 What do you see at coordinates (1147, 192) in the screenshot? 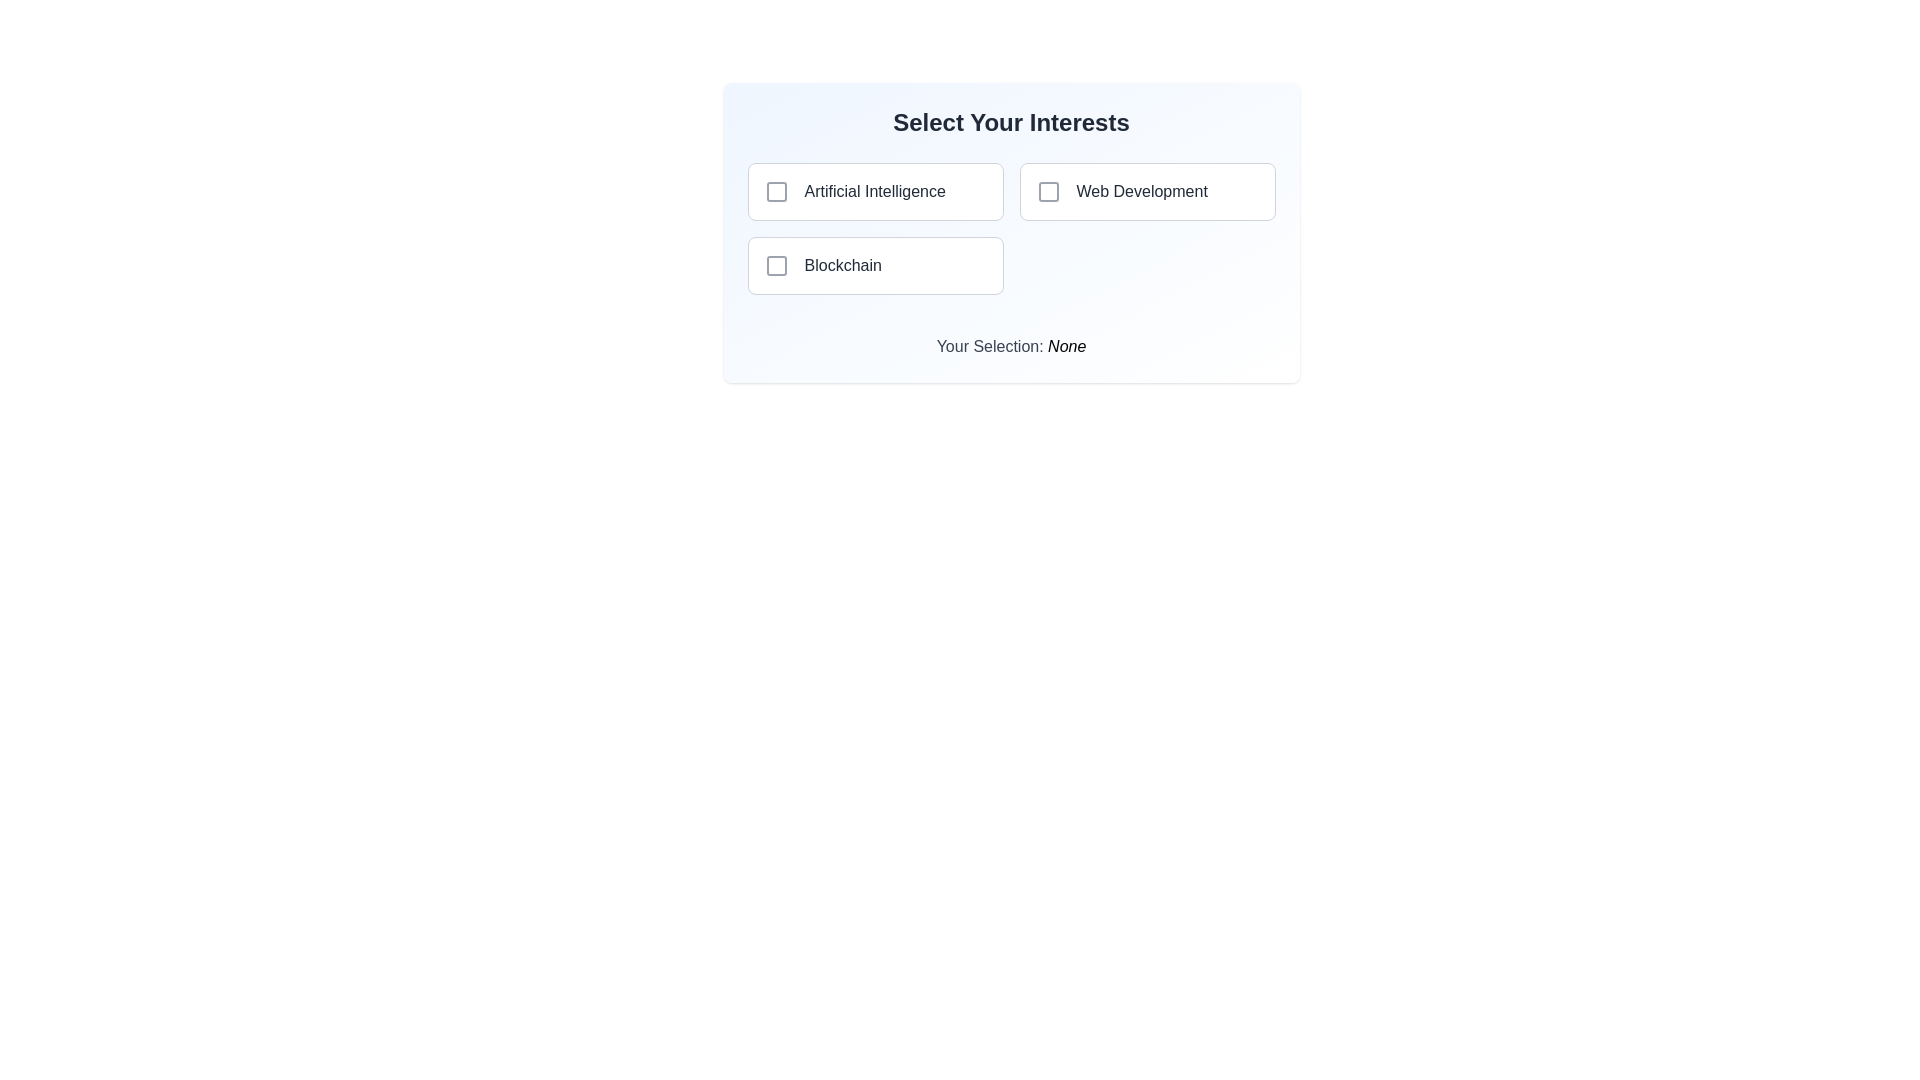
I see `the 'Web Development' checkbox` at bounding box center [1147, 192].